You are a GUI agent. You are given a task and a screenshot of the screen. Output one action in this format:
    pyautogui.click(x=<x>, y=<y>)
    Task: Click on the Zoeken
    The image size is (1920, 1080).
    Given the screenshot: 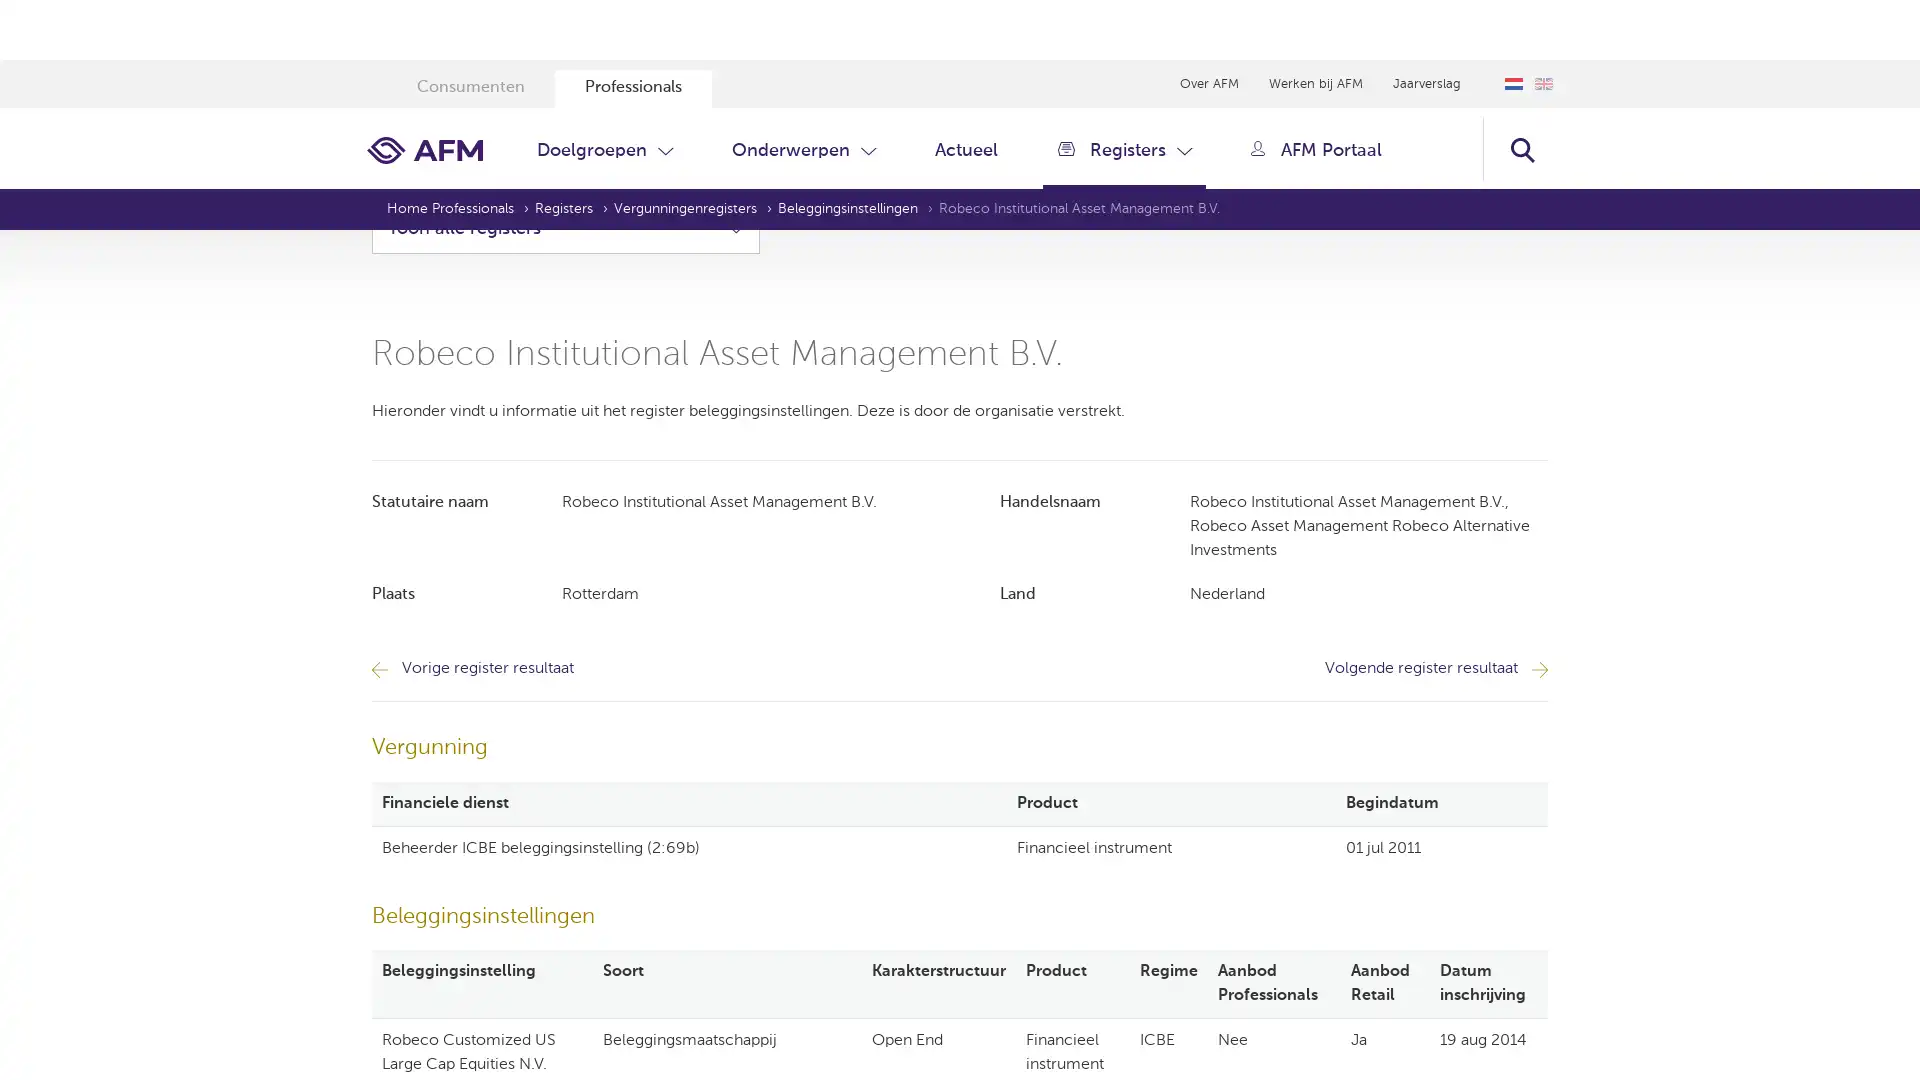 What is the action you would take?
    pyautogui.click(x=1212, y=87)
    